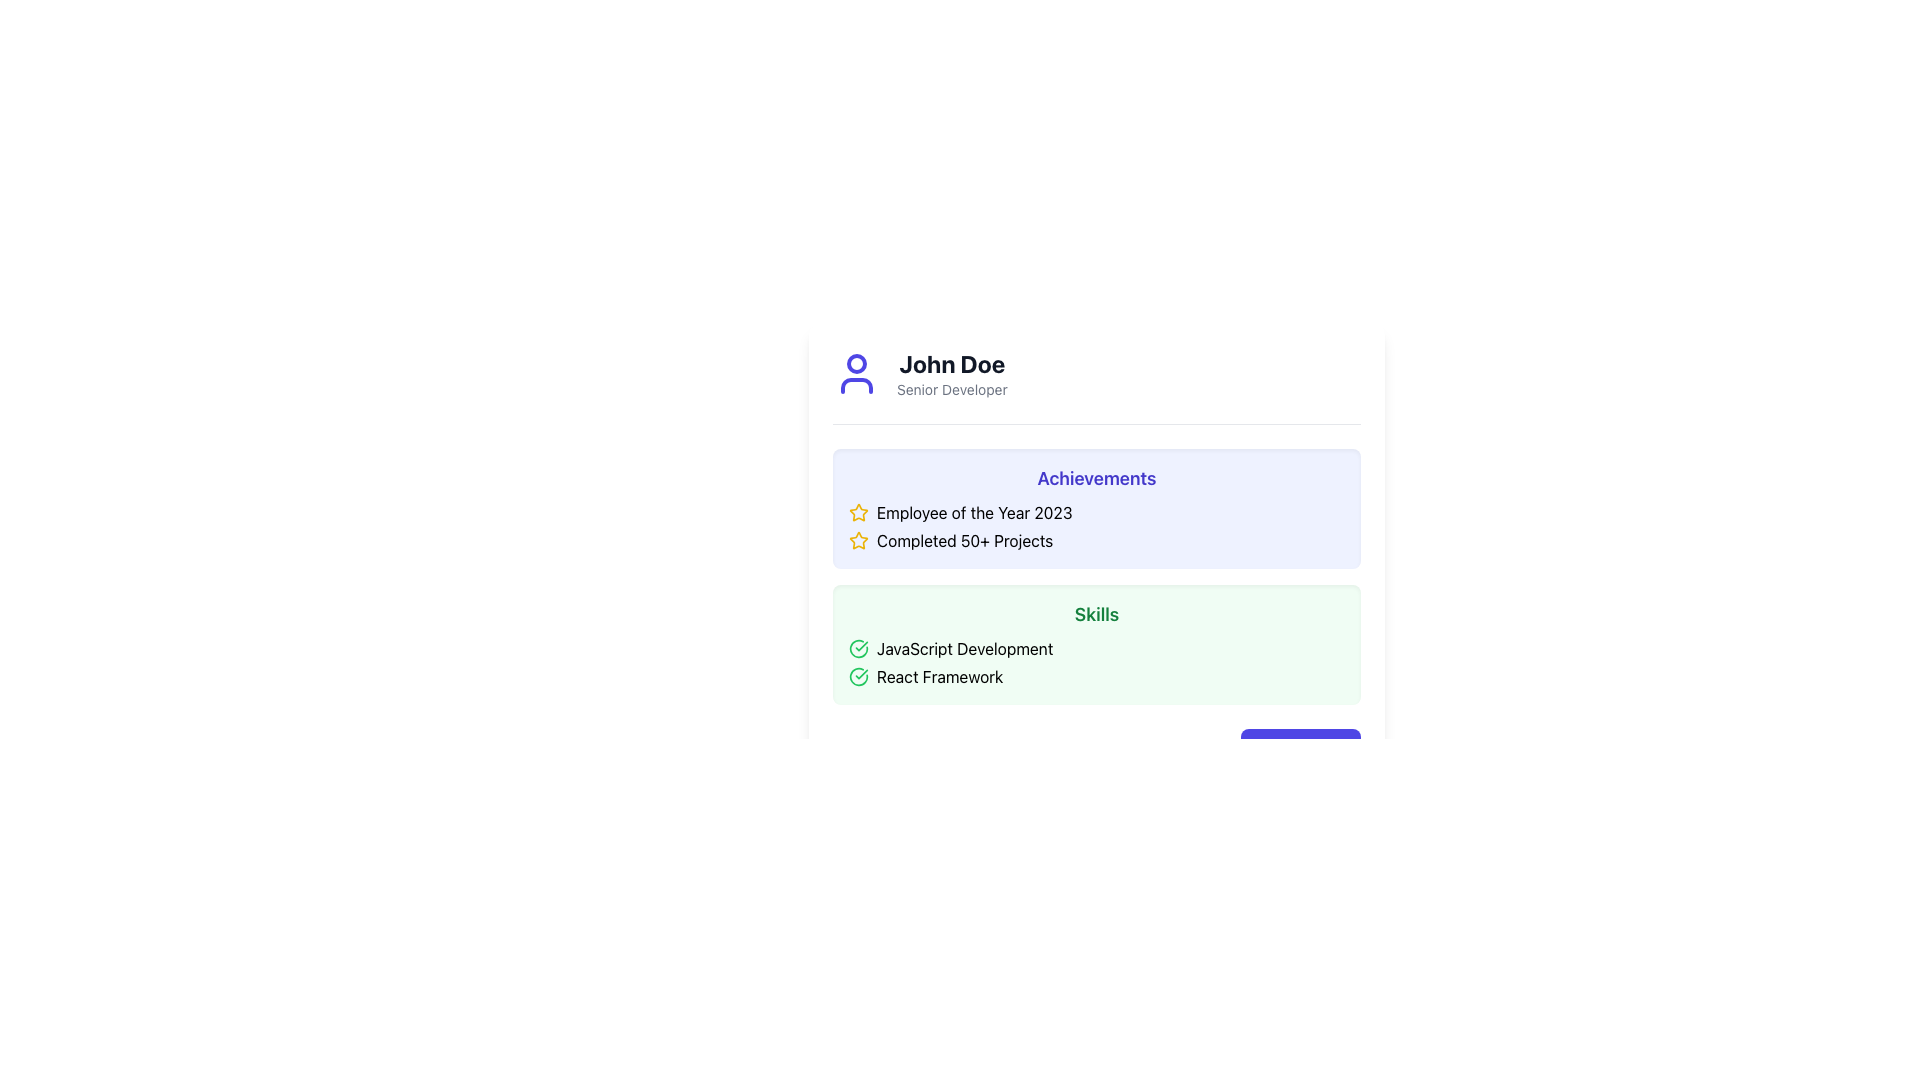  Describe the element at coordinates (859, 676) in the screenshot. I see `the verified status indicator icon related to the 'React Framework' skill located to the left of the text within the 'Skills' section` at that location.